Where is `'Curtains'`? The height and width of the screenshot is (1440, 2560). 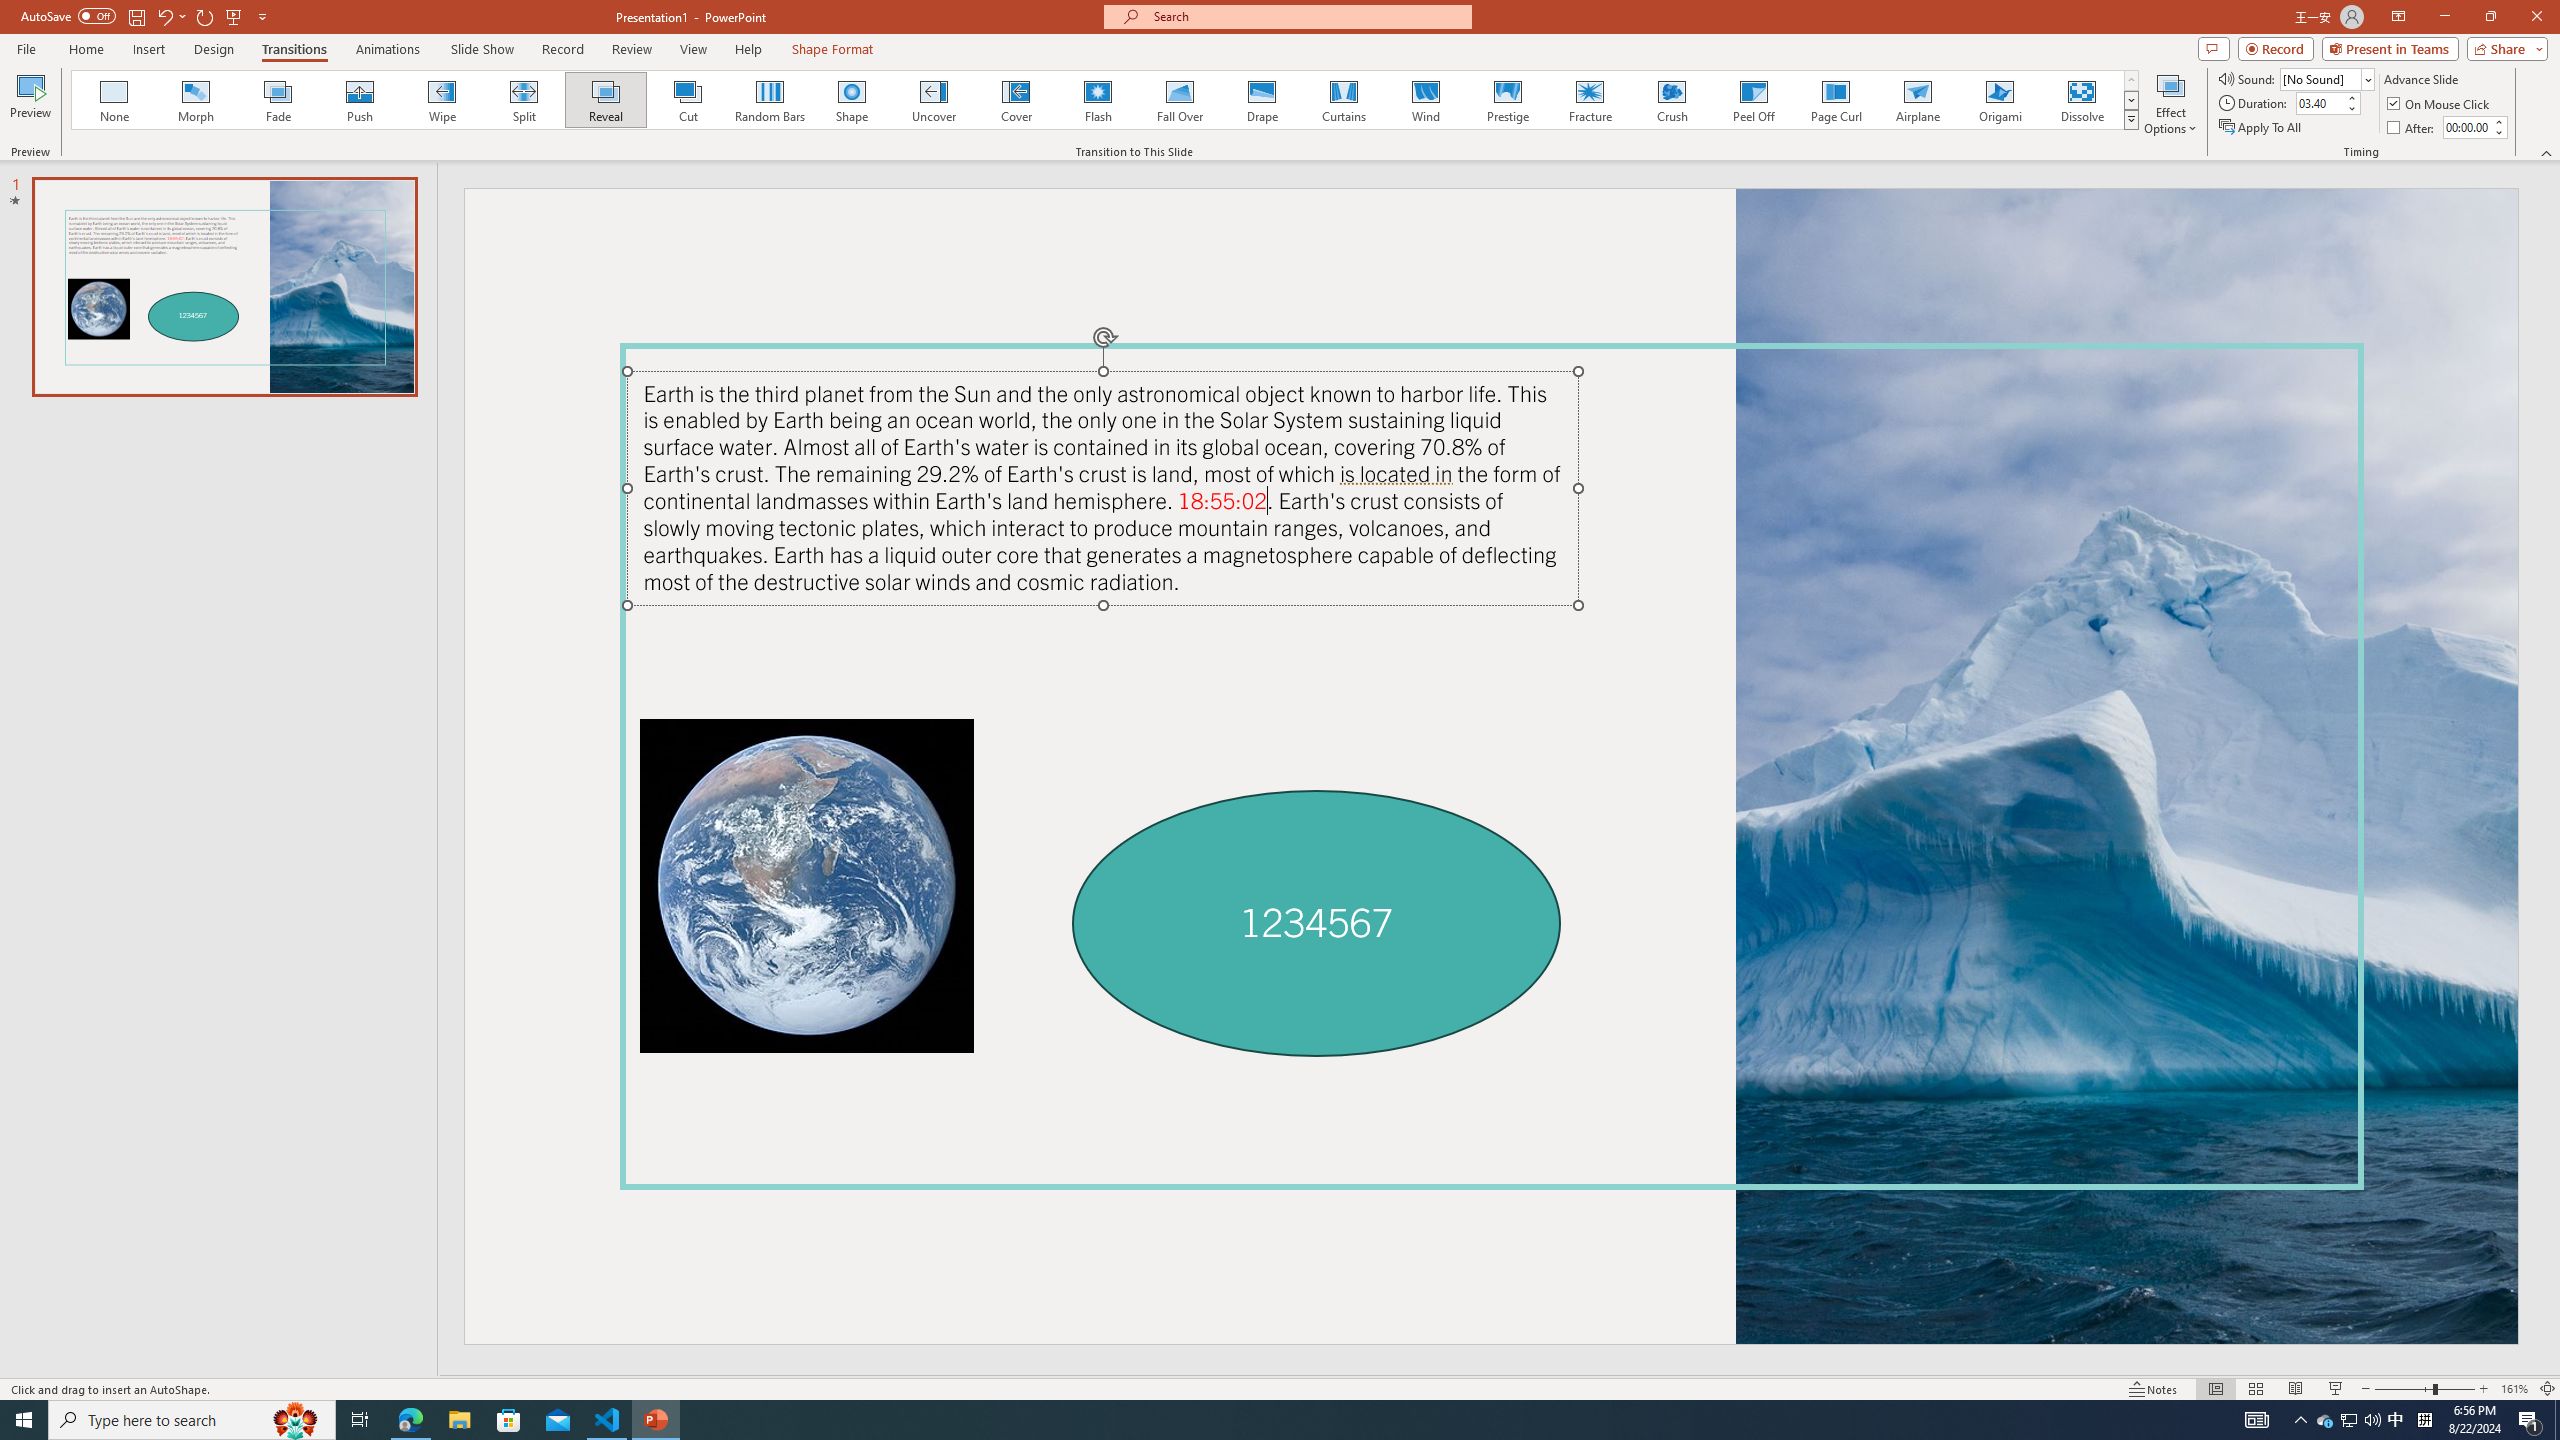
'Curtains' is located at coordinates (1344, 99).